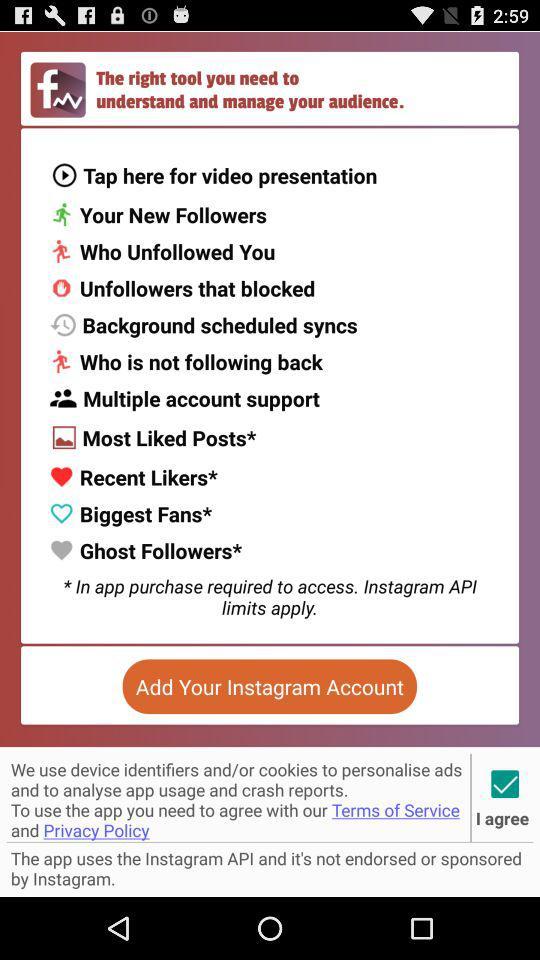 This screenshot has width=540, height=960. What do you see at coordinates (269, 686) in the screenshot?
I see `add your instagram icon` at bounding box center [269, 686].